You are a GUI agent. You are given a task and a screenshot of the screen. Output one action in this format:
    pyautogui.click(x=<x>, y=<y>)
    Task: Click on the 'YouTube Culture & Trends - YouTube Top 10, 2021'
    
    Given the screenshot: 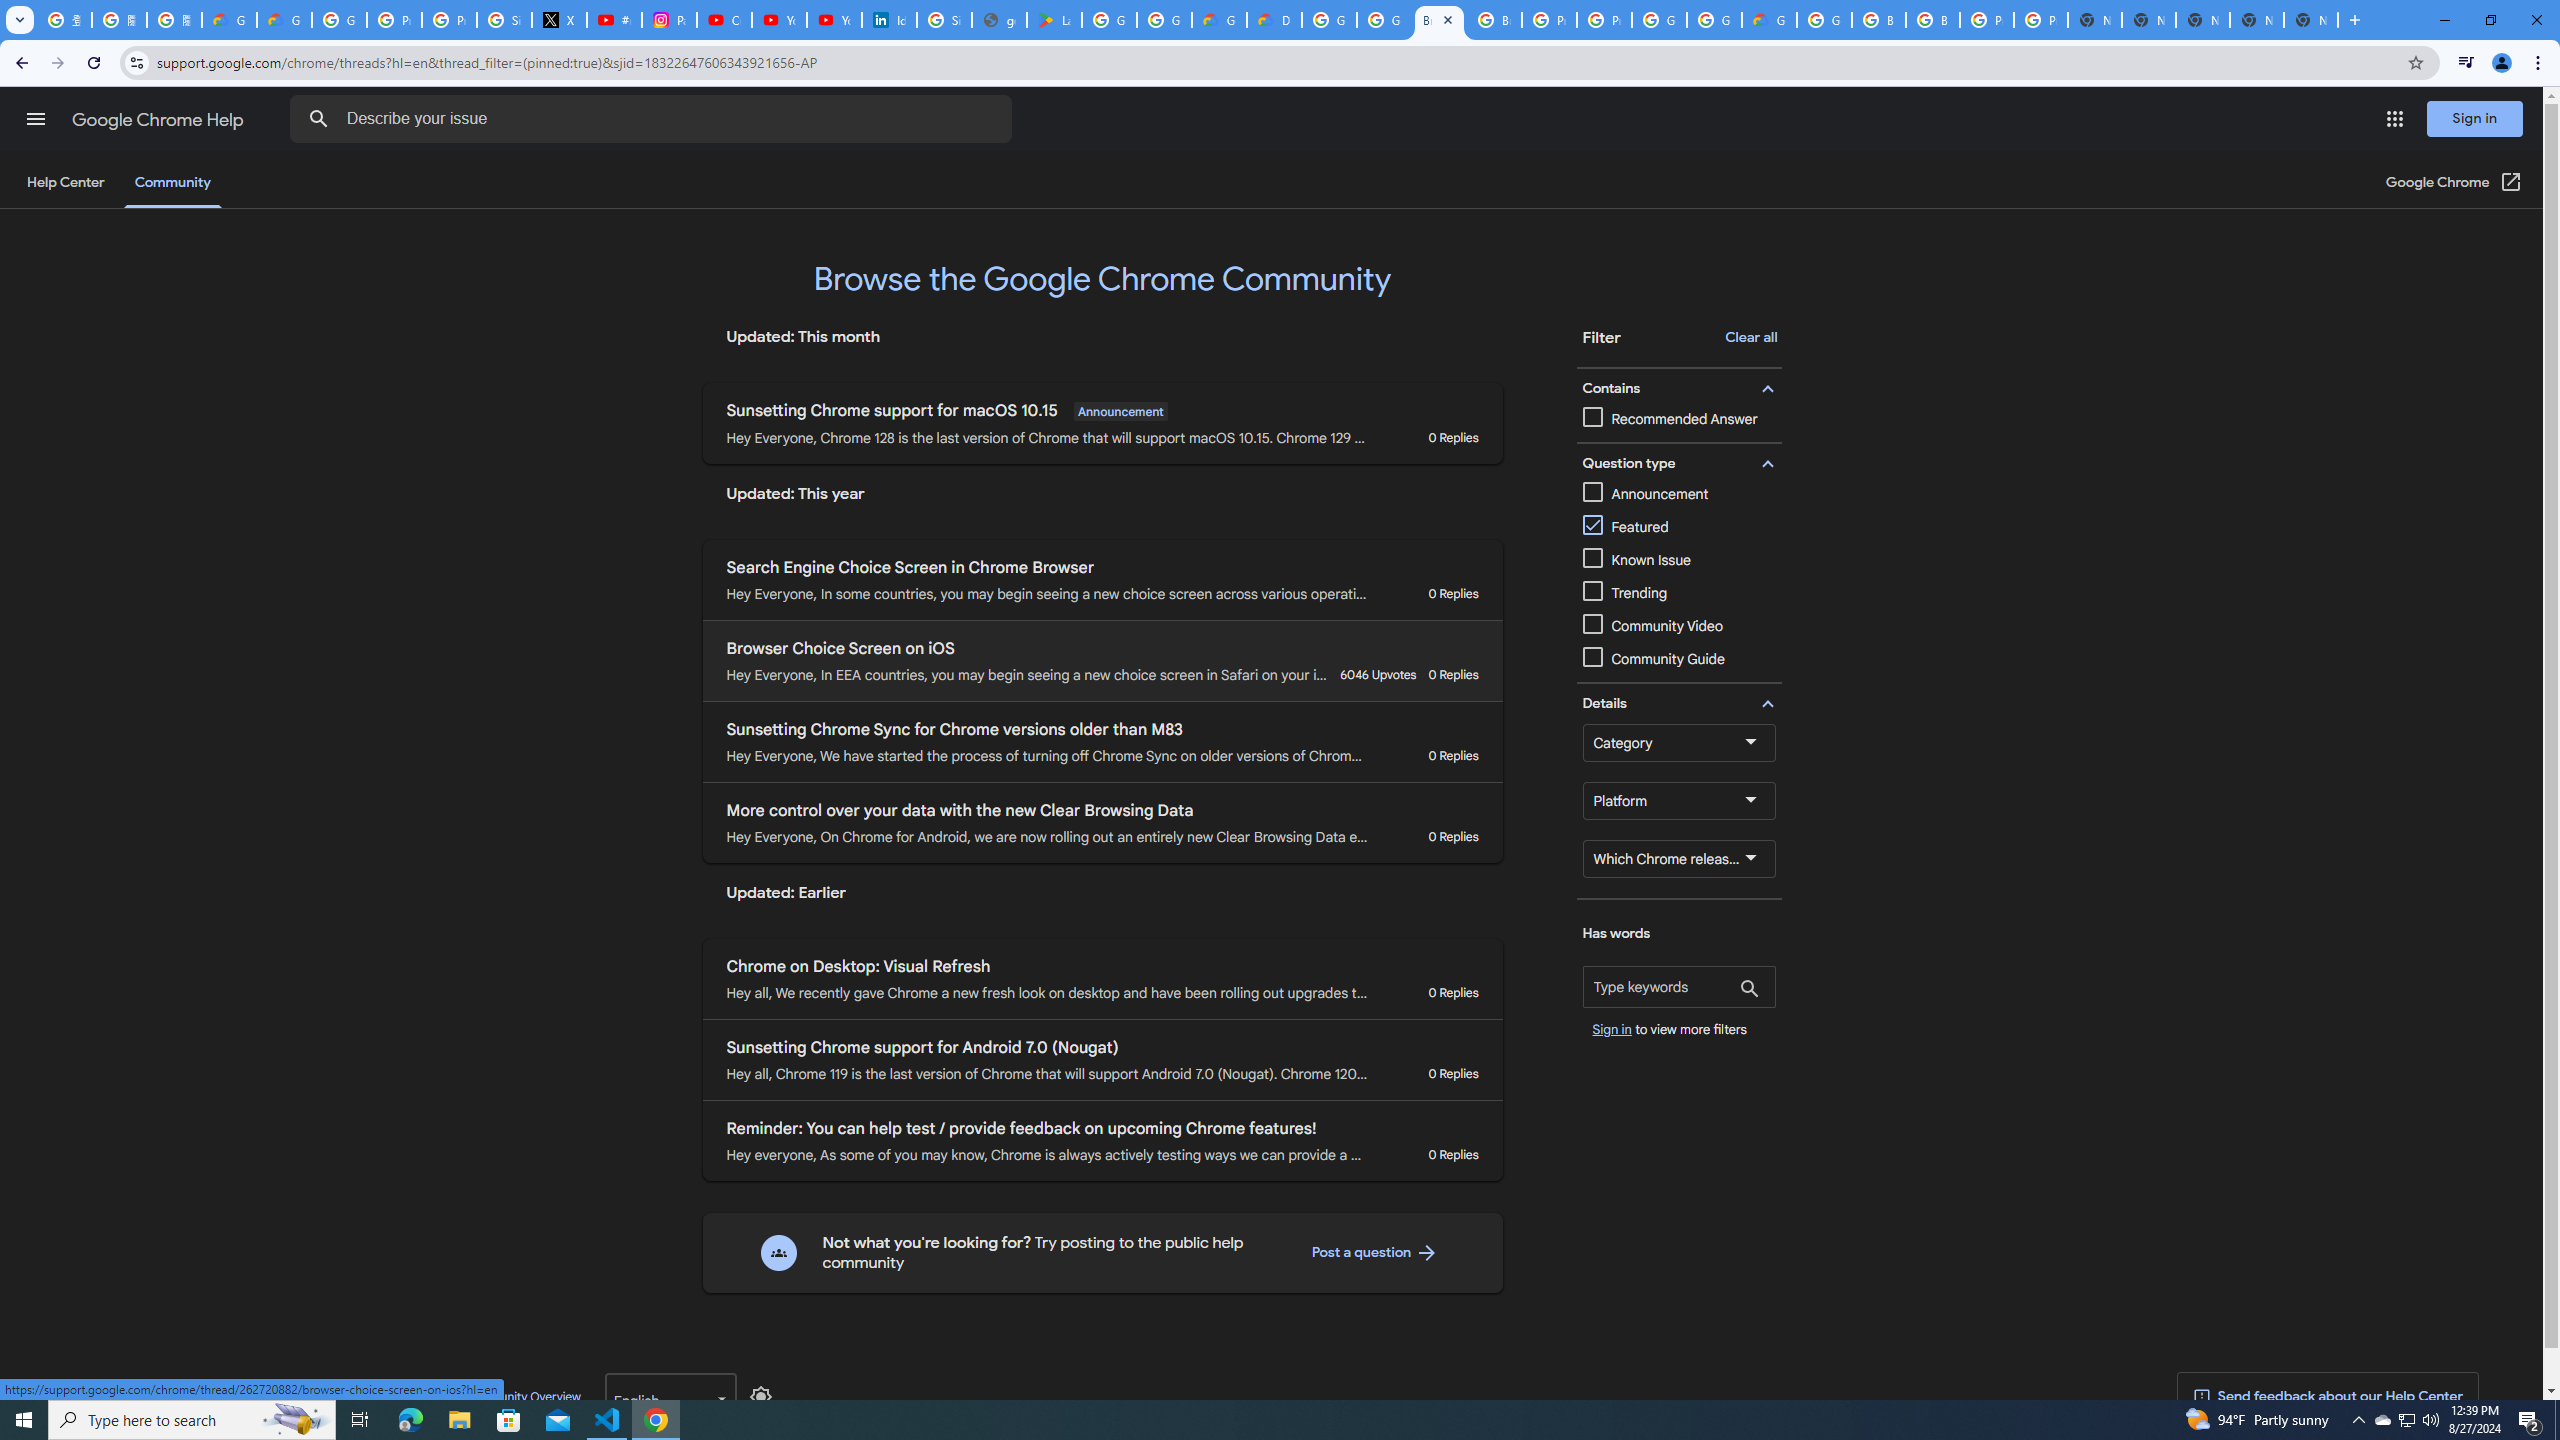 What is the action you would take?
    pyautogui.click(x=833, y=19)
    